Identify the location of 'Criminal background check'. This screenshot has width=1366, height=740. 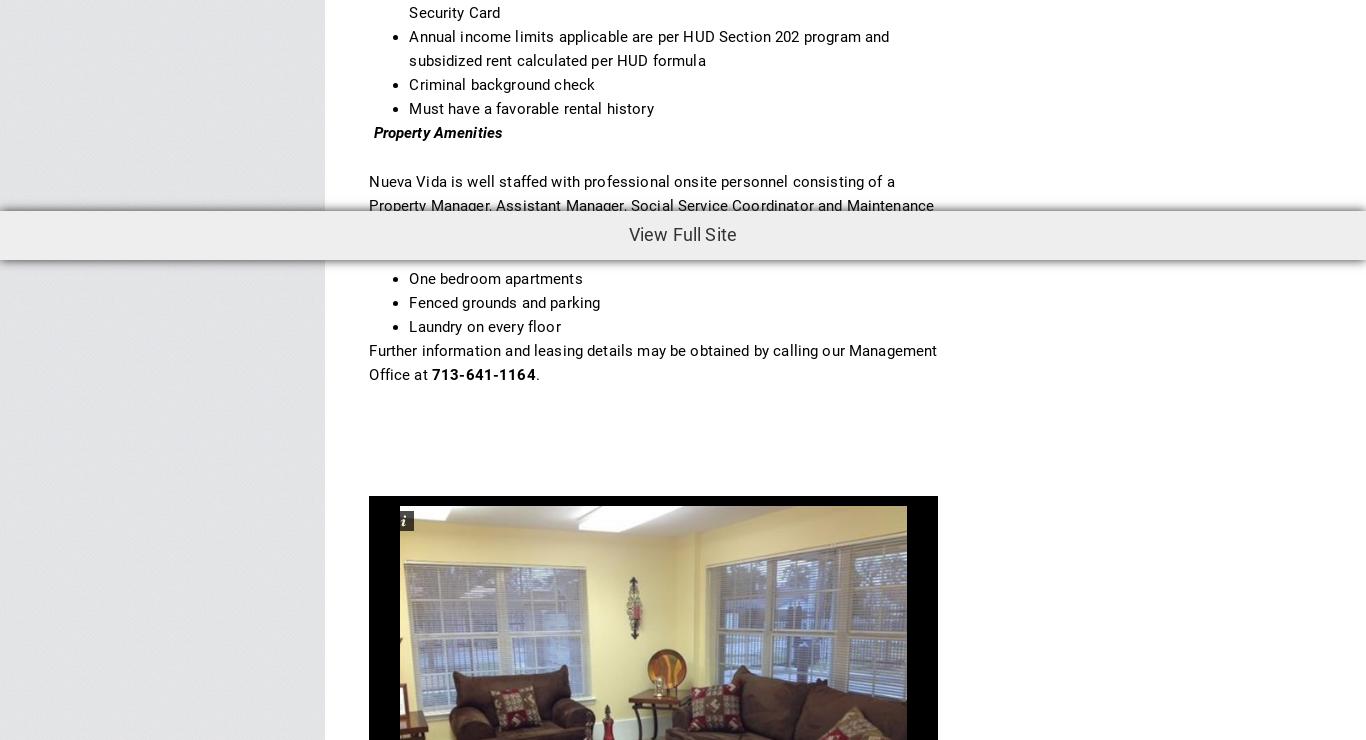
(502, 82).